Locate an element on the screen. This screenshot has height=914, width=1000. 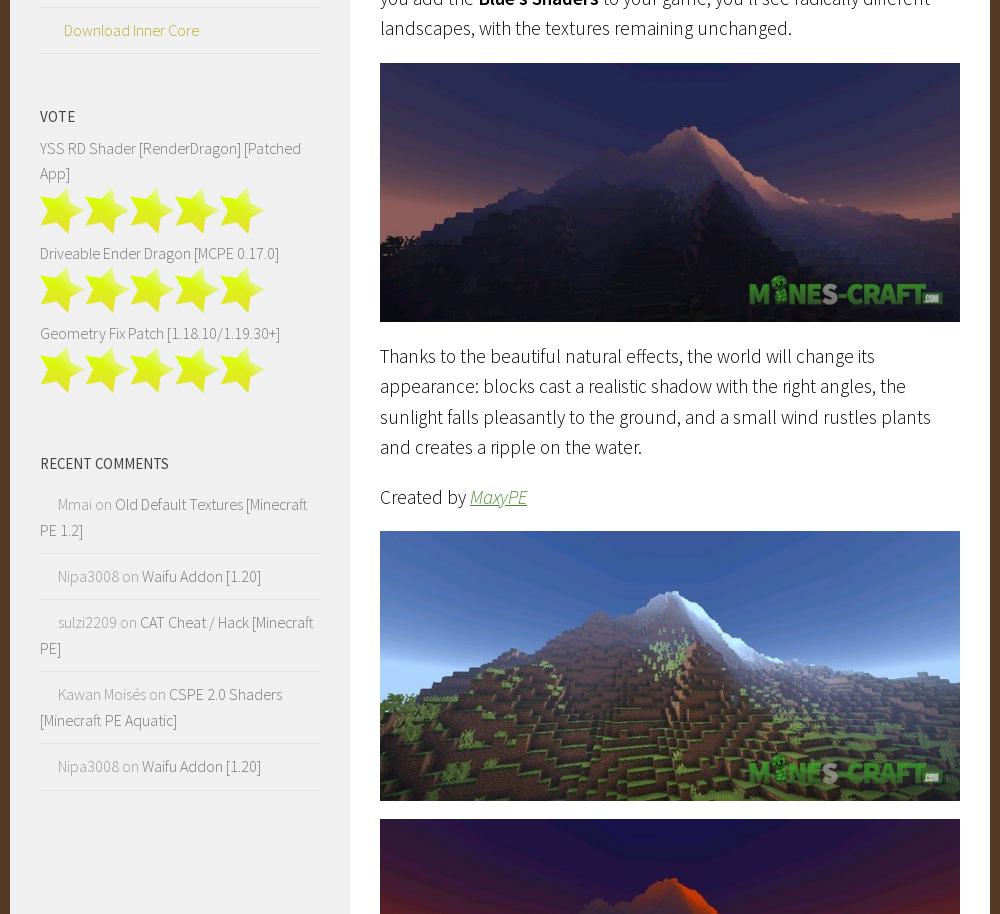
'Download Inner Core' is located at coordinates (131, 28).